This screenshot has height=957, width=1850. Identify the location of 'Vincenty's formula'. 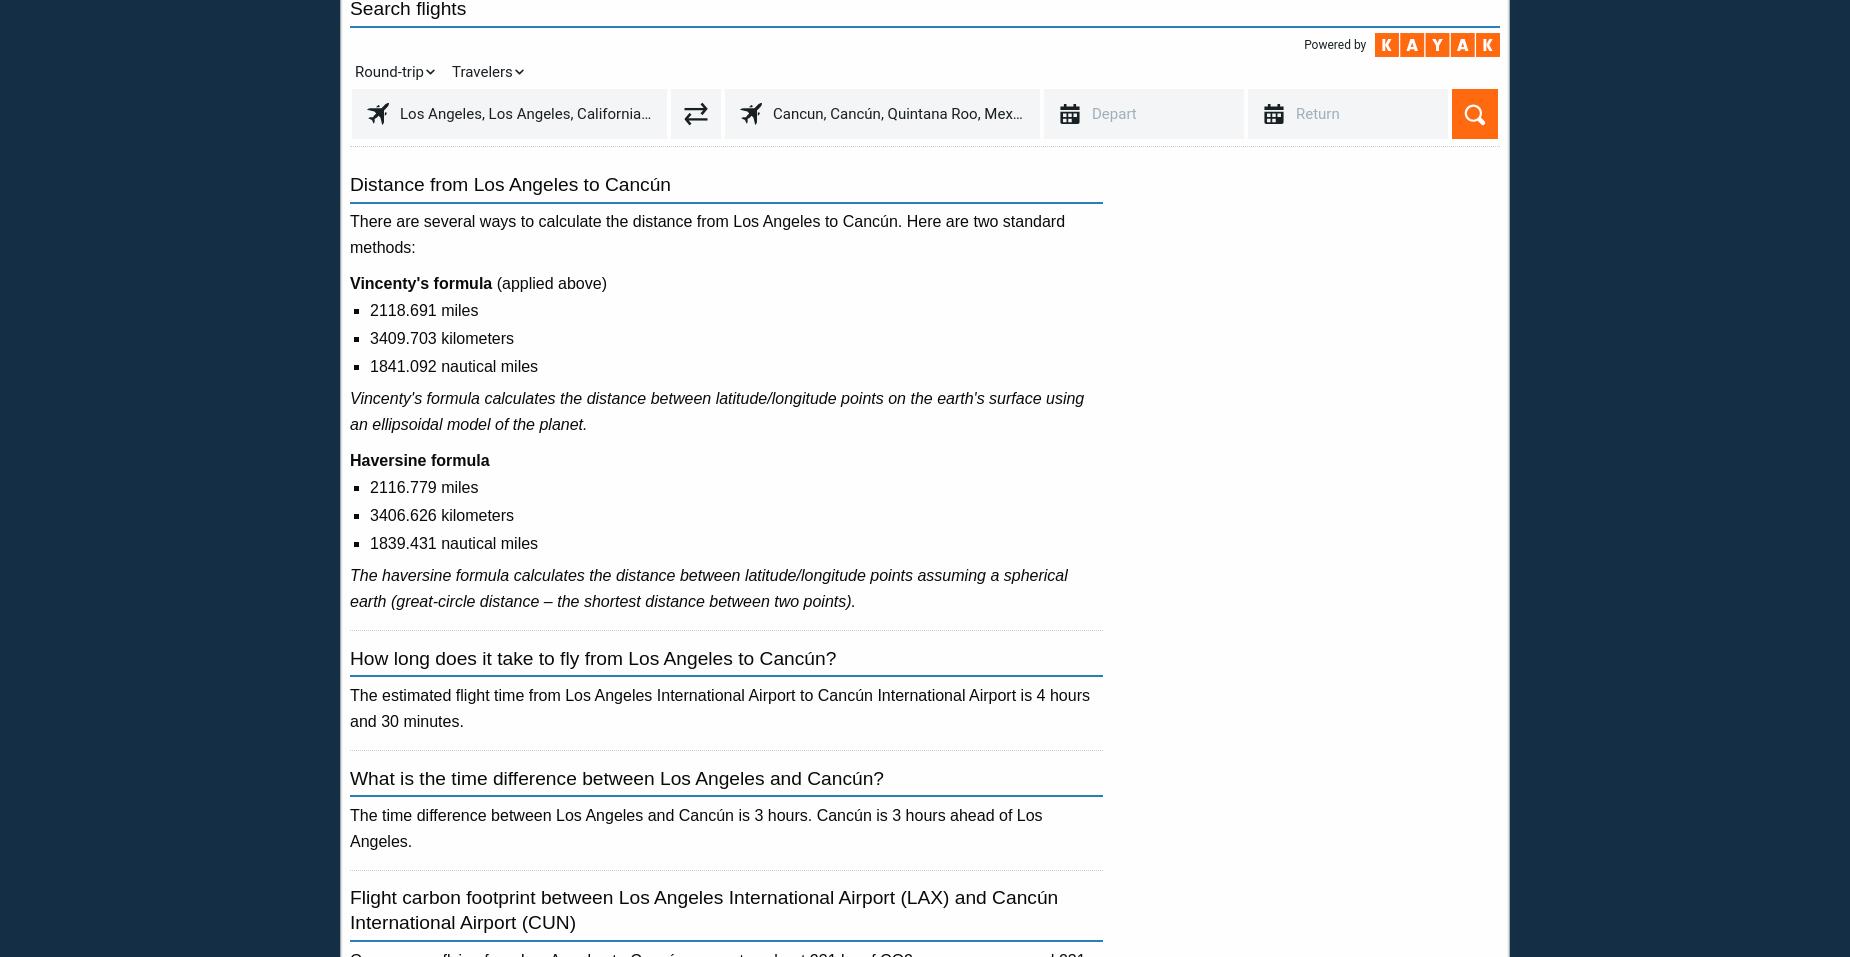
(420, 282).